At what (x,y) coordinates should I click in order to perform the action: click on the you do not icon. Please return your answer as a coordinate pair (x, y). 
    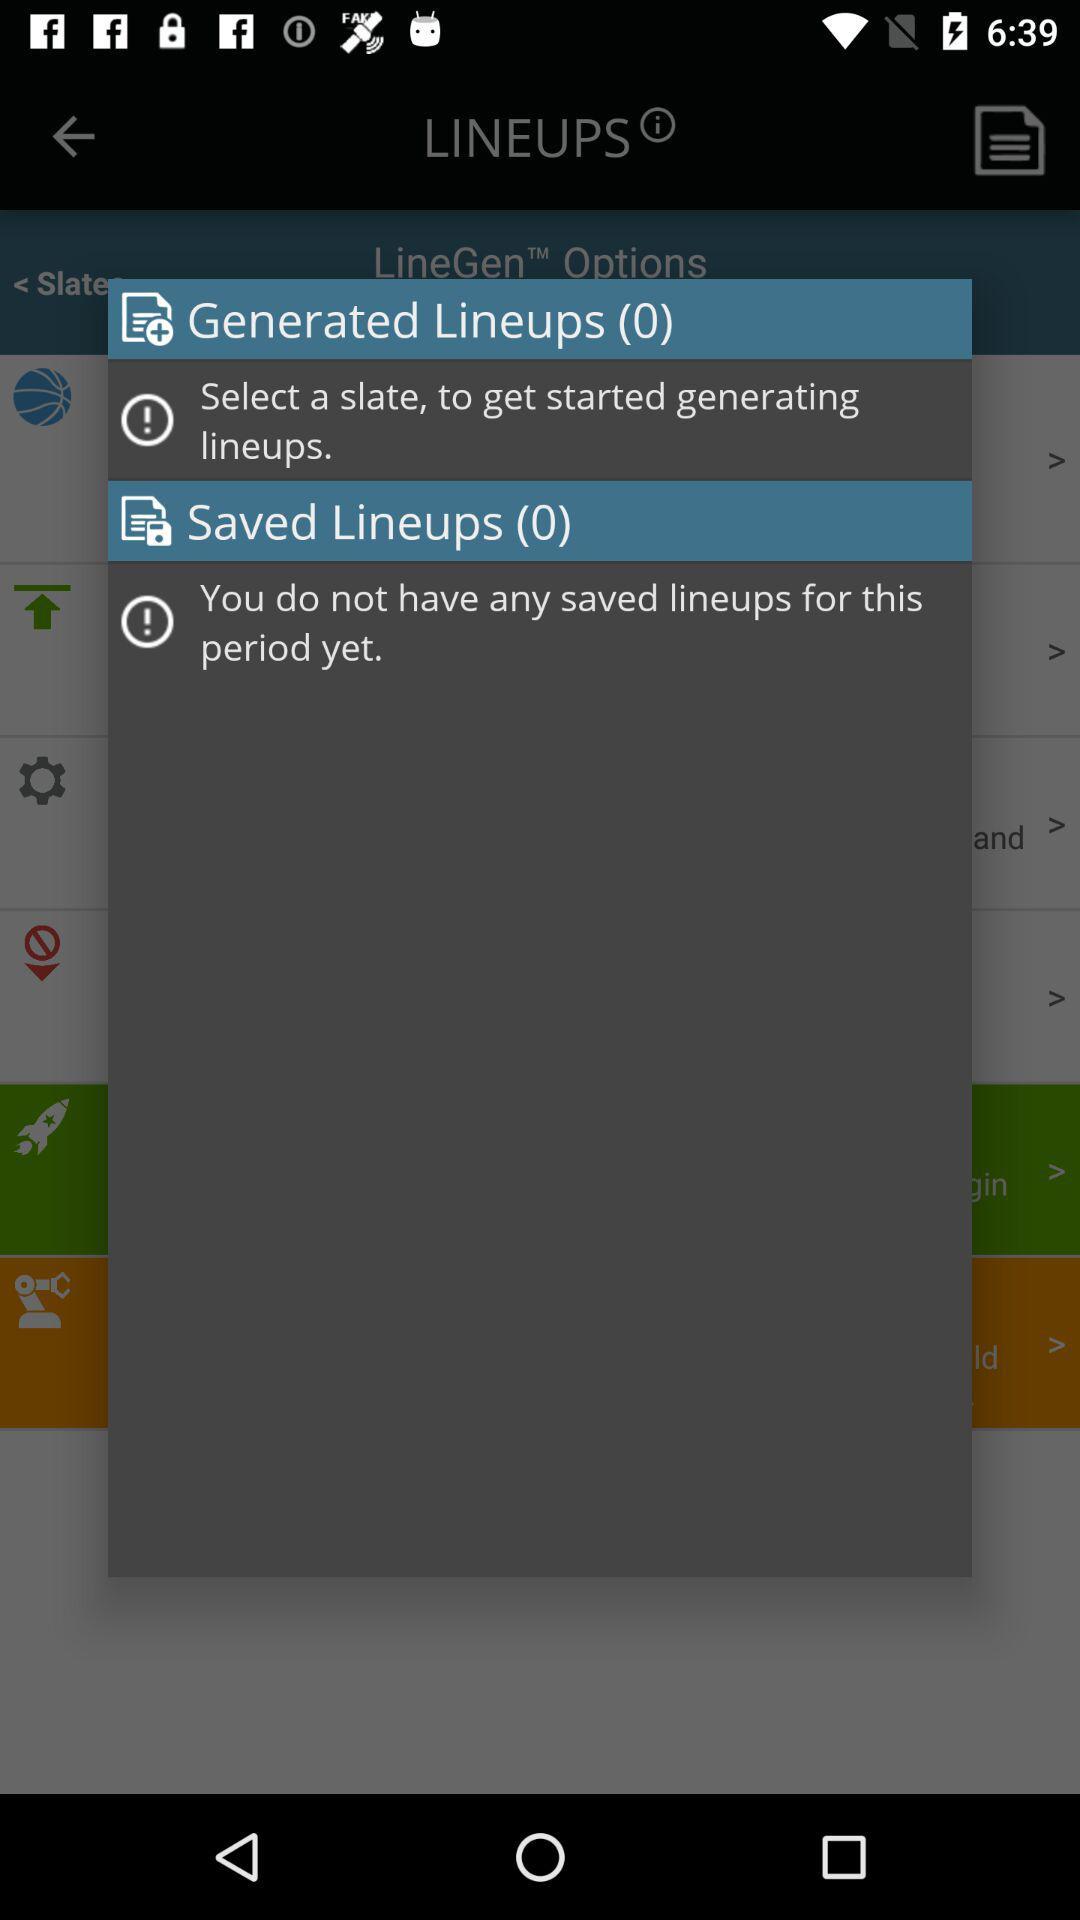
    Looking at the image, I should click on (579, 620).